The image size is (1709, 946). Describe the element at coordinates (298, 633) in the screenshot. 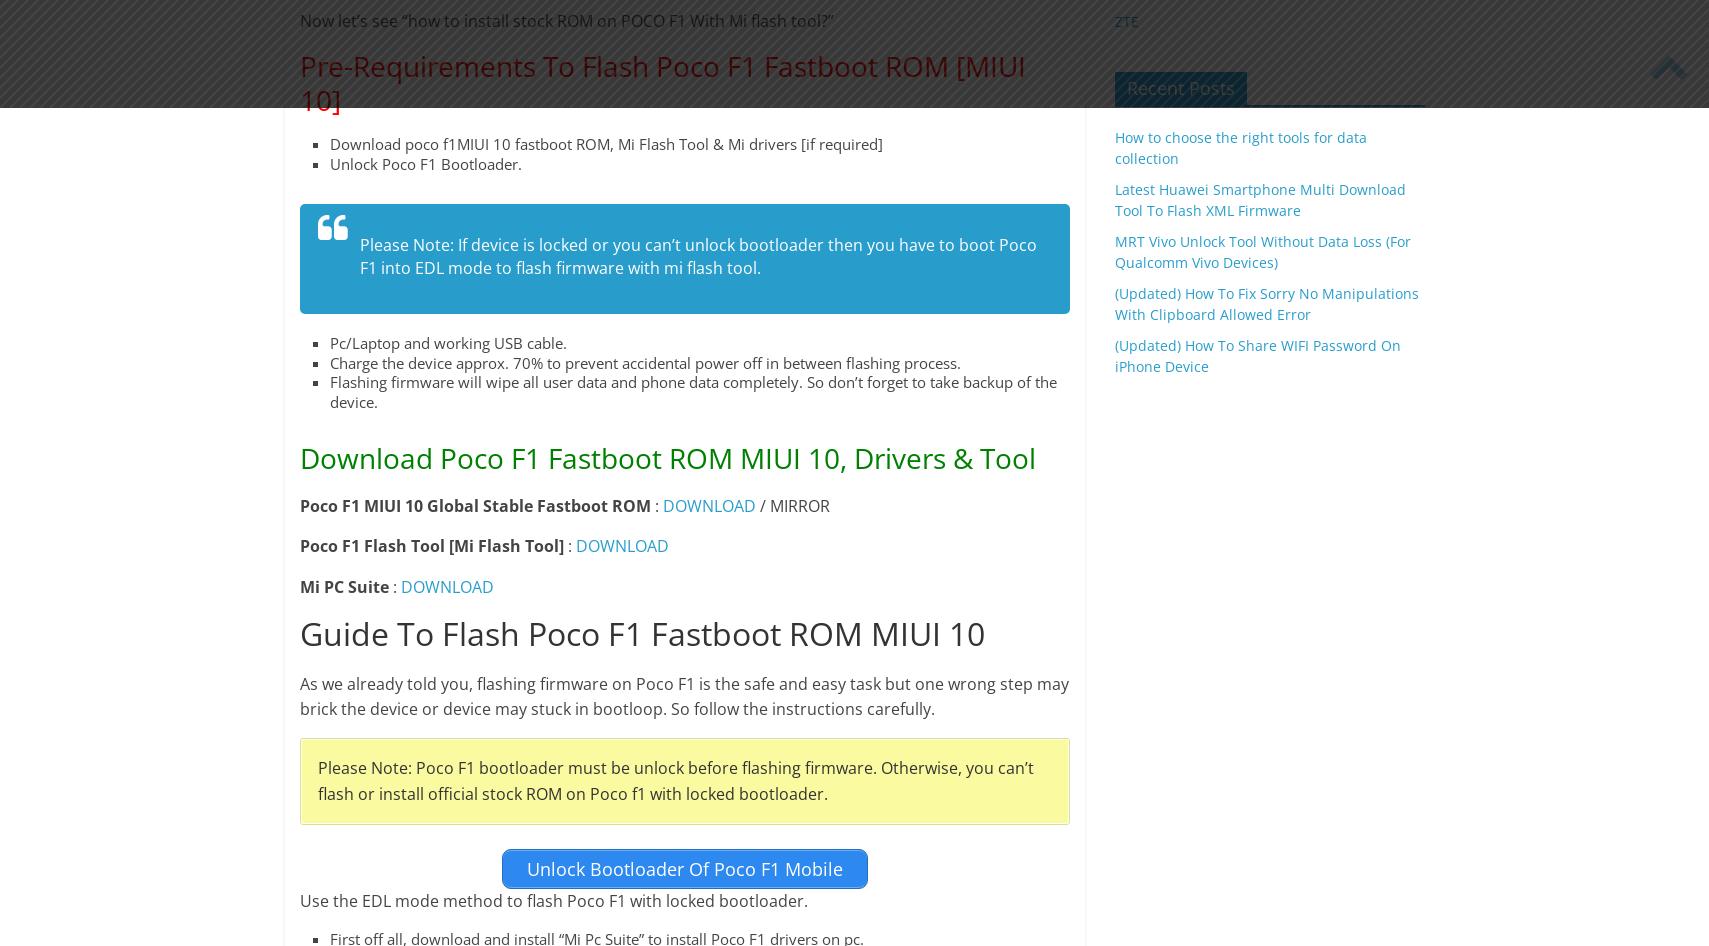

I see `'Guide To Flash Poco F1 Fastboot ROM MIUI 10'` at that location.